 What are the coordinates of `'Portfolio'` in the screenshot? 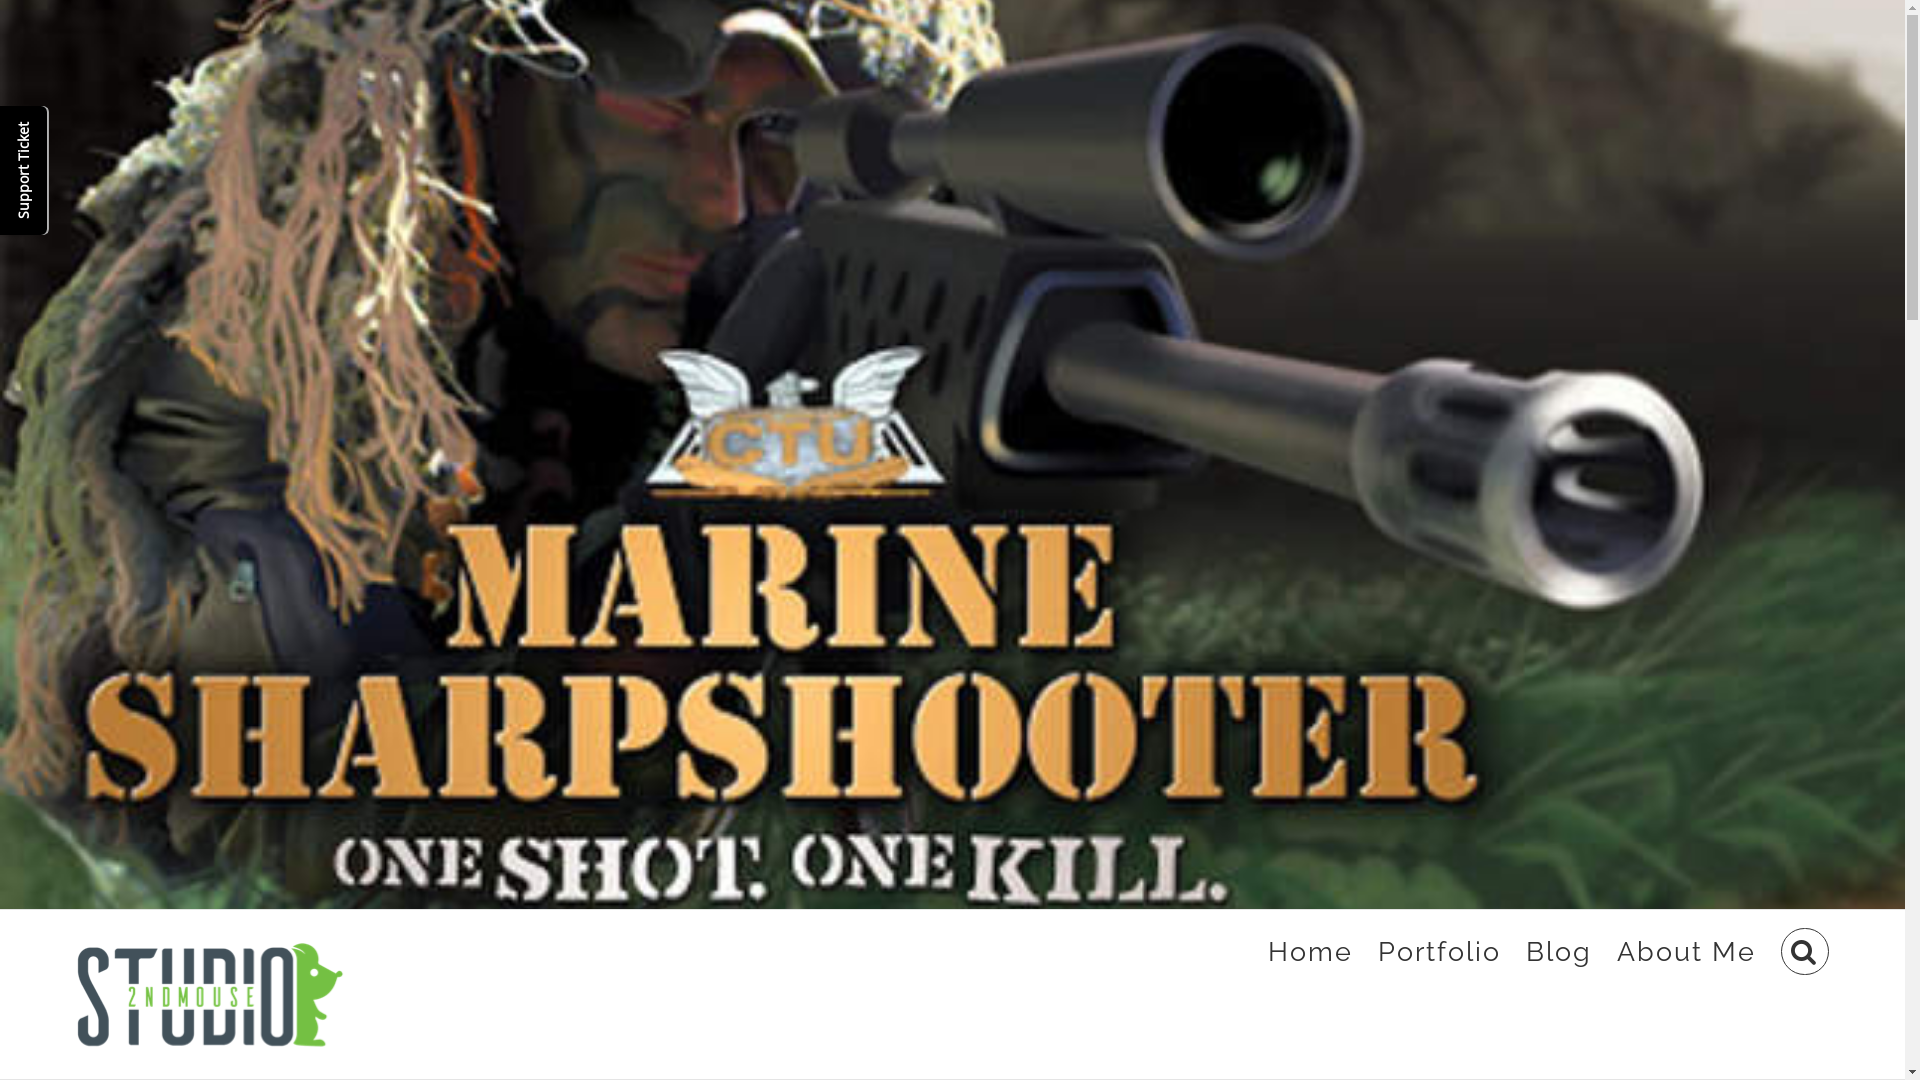 It's located at (1438, 951).